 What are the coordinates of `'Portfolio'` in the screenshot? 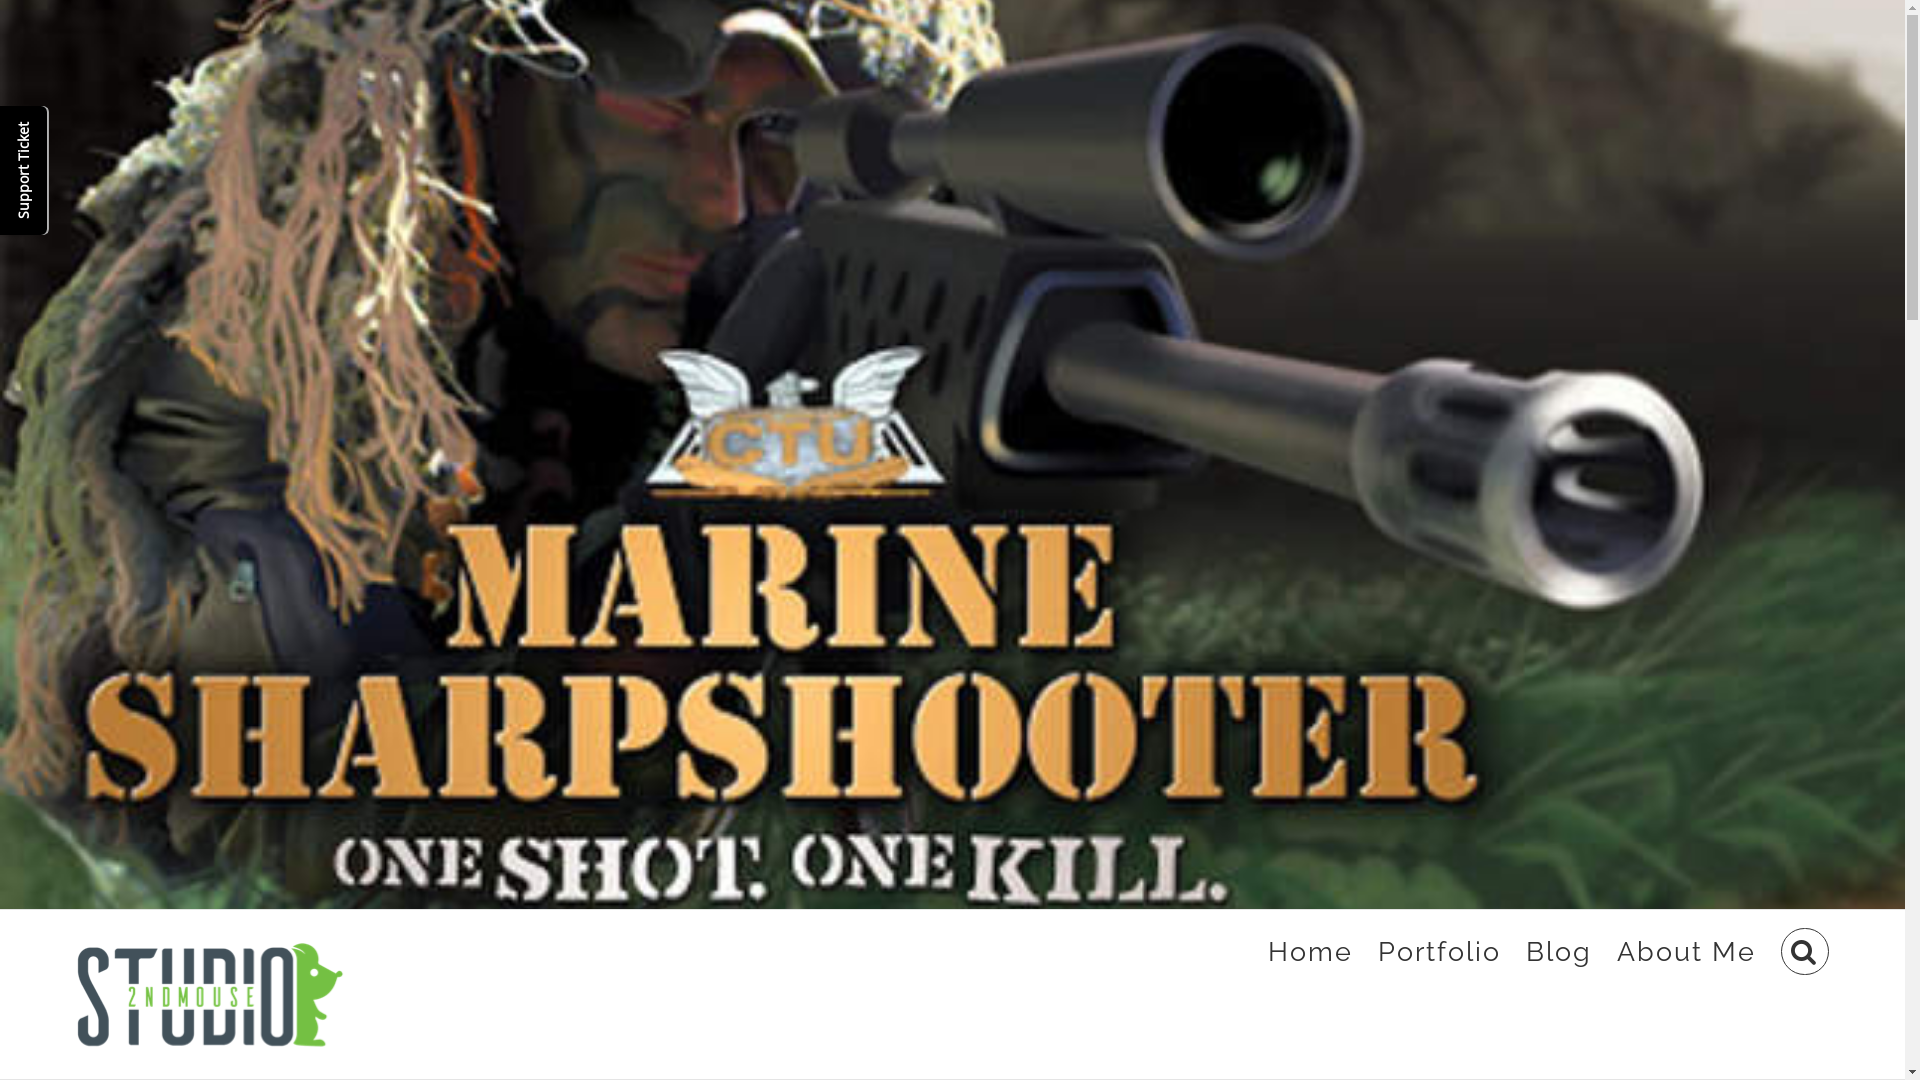 It's located at (1438, 951).